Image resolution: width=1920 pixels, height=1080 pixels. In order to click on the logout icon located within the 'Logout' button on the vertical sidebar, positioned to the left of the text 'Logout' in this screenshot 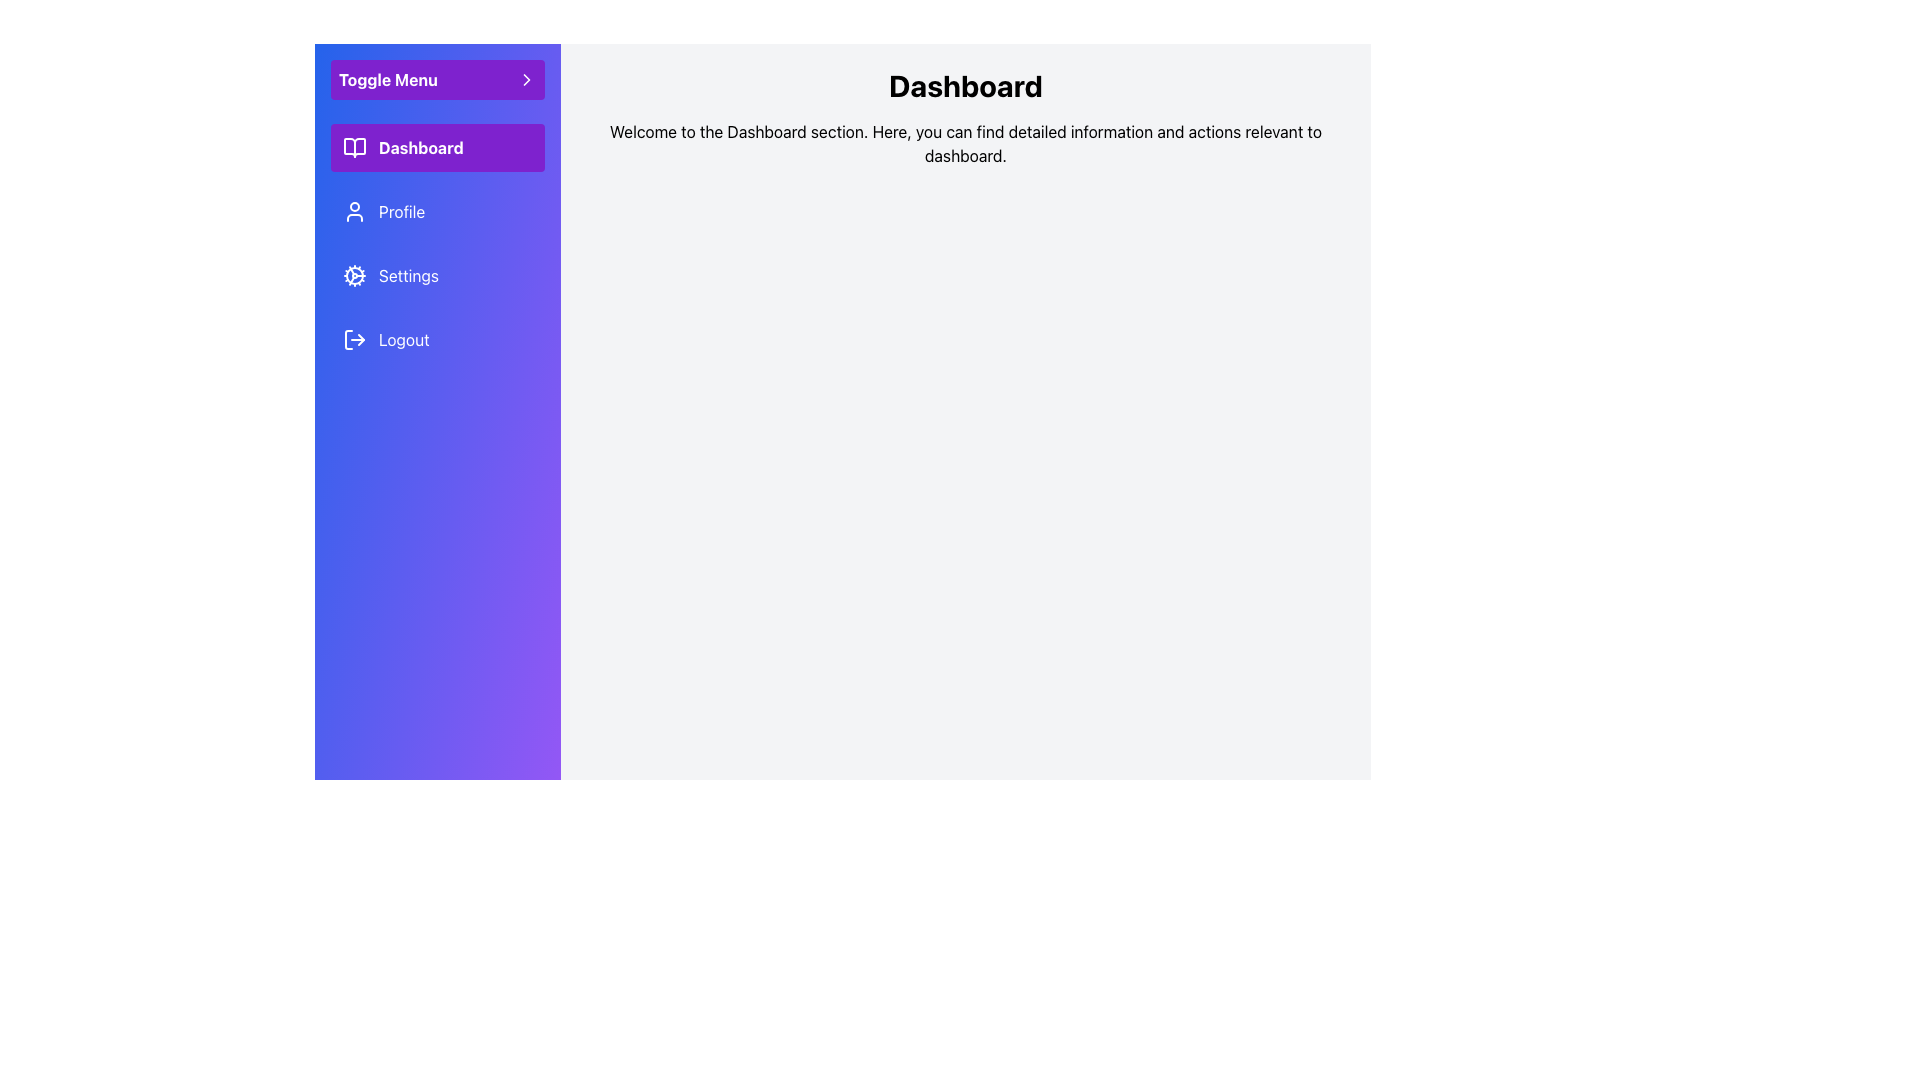, I will do `click(355, 338)`.